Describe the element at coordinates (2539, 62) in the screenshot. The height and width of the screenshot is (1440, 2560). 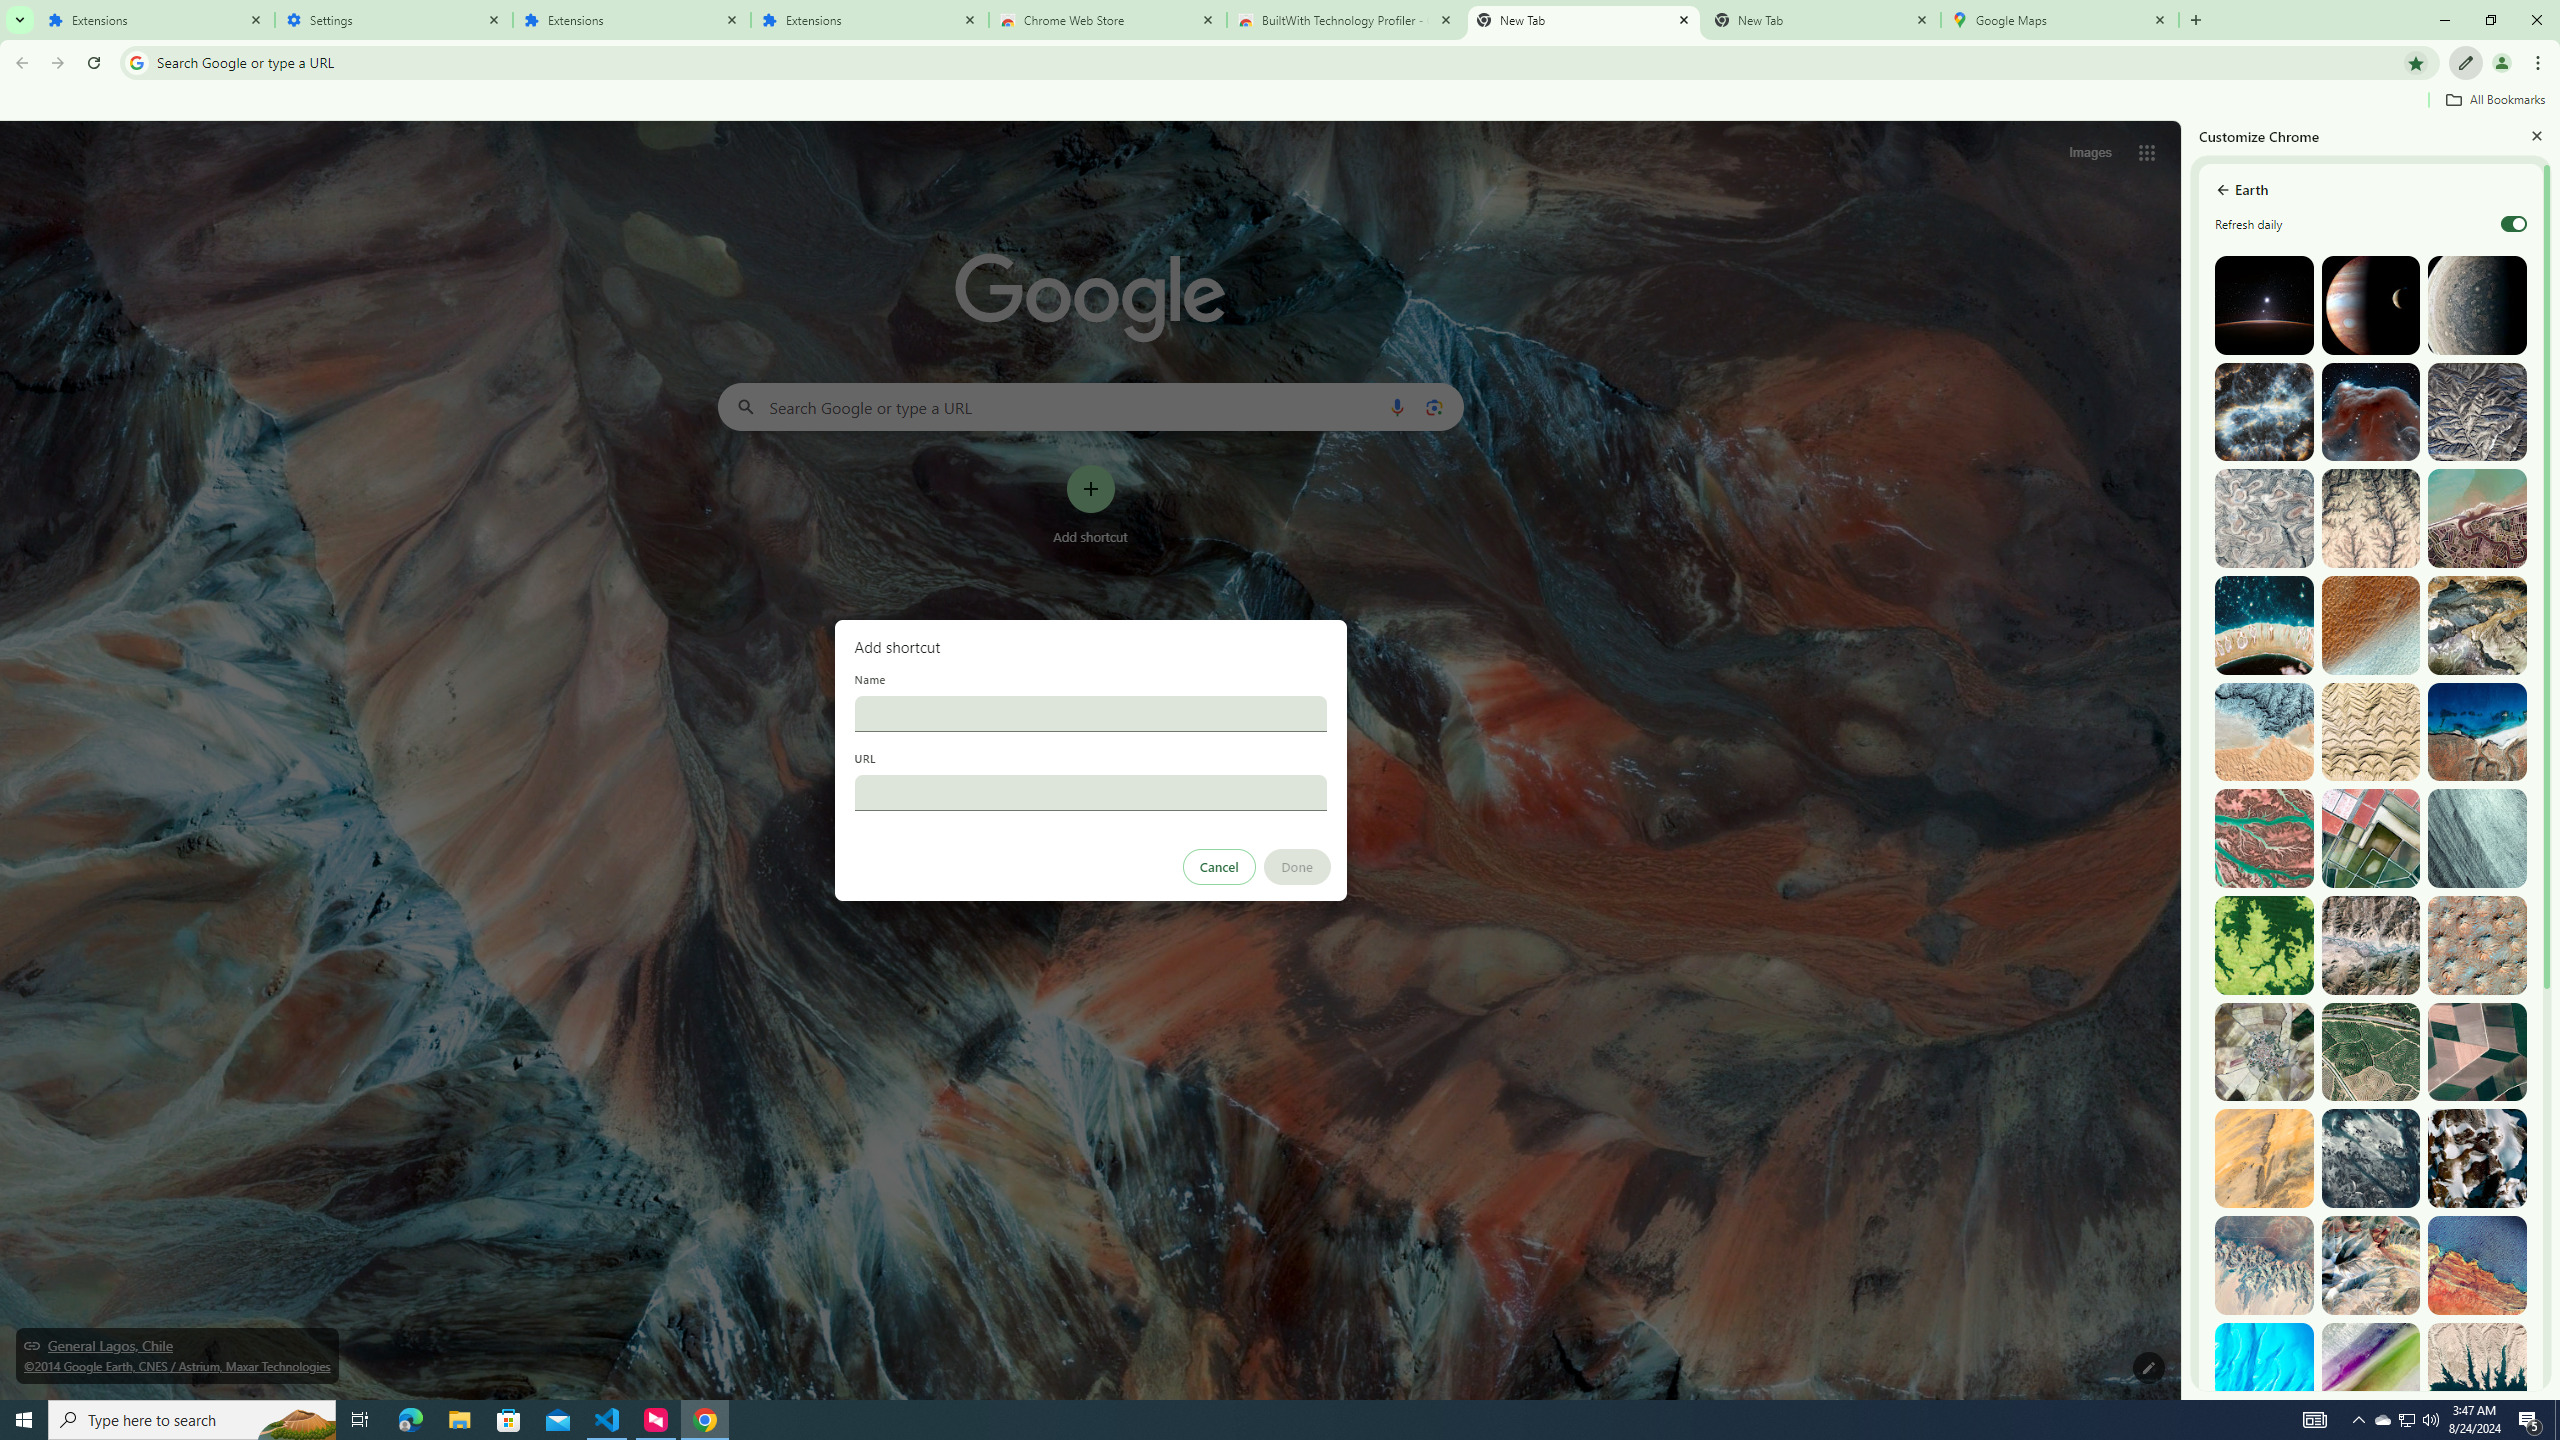
I see `'Chrome'` at that location.